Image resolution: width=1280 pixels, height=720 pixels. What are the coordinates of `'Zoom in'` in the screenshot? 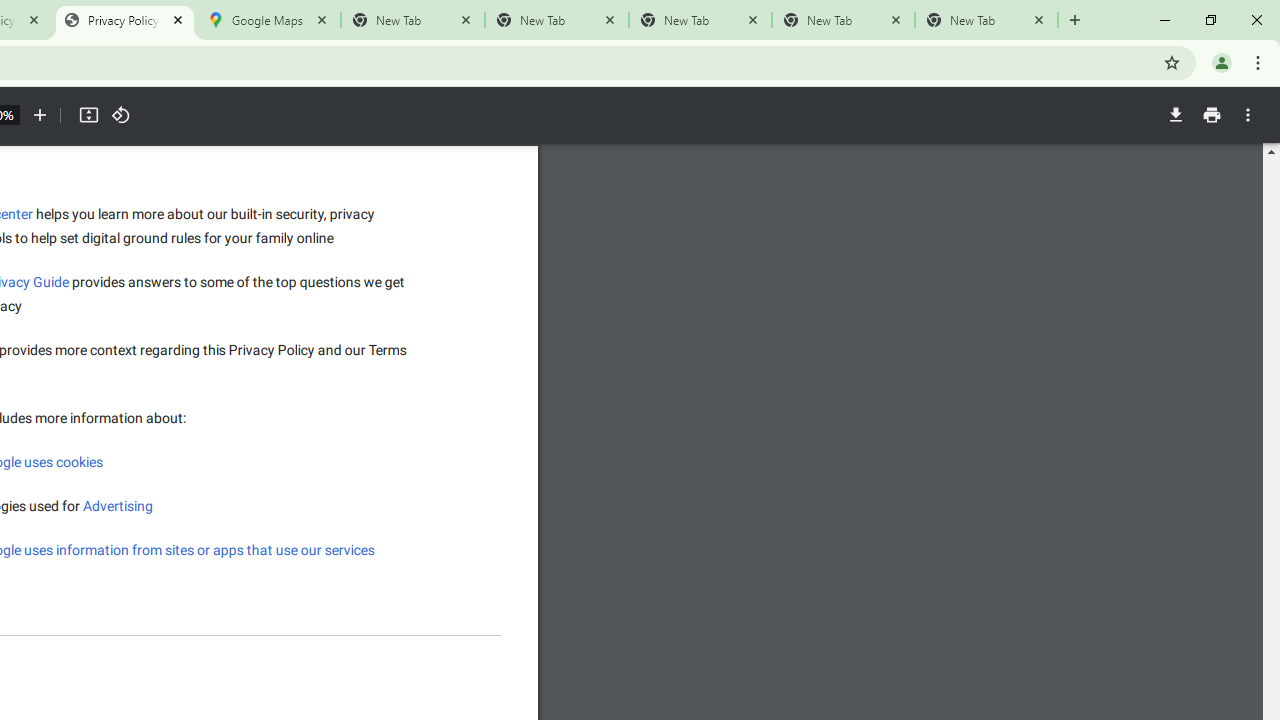 It's located at (39, 115).